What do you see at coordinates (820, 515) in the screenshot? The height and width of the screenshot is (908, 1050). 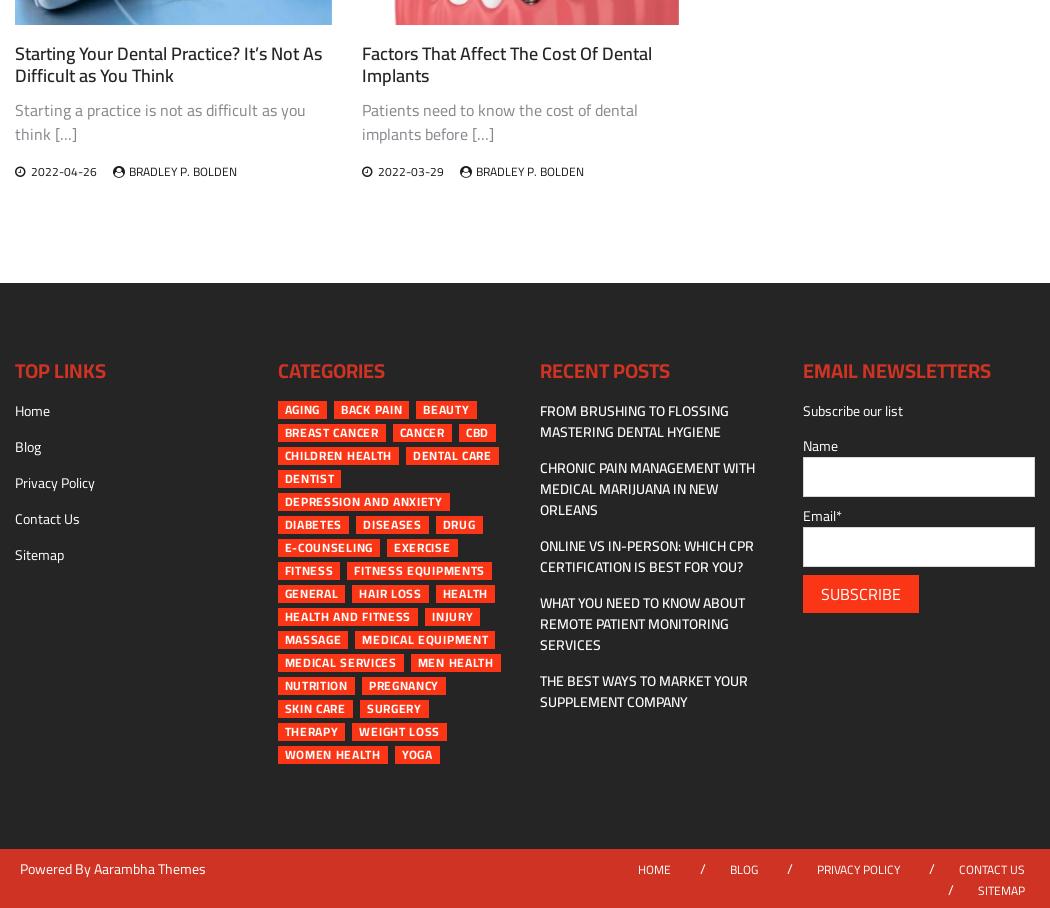 I see `'Email*'` at bounding box center [820, 515].